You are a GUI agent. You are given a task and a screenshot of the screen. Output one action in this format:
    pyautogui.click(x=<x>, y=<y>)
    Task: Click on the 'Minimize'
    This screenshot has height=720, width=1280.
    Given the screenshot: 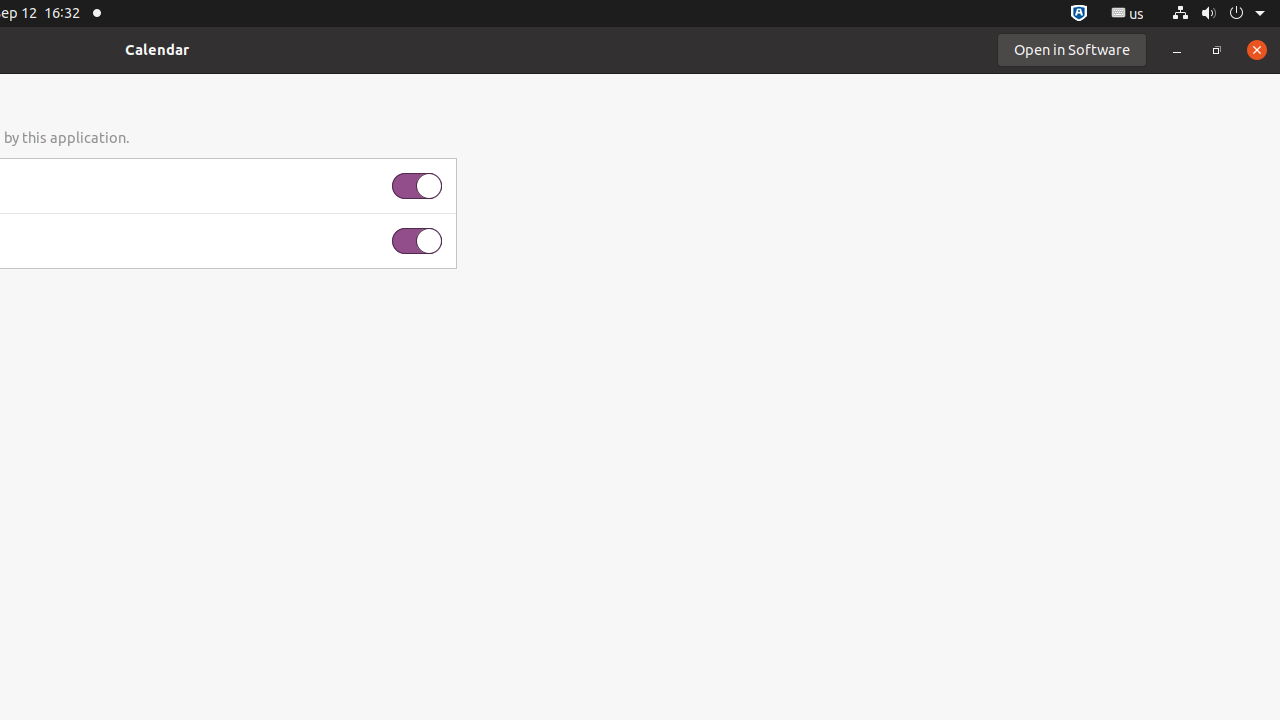 What is the action you would take?
    pyautogui.click(x=1176, y=48)
    